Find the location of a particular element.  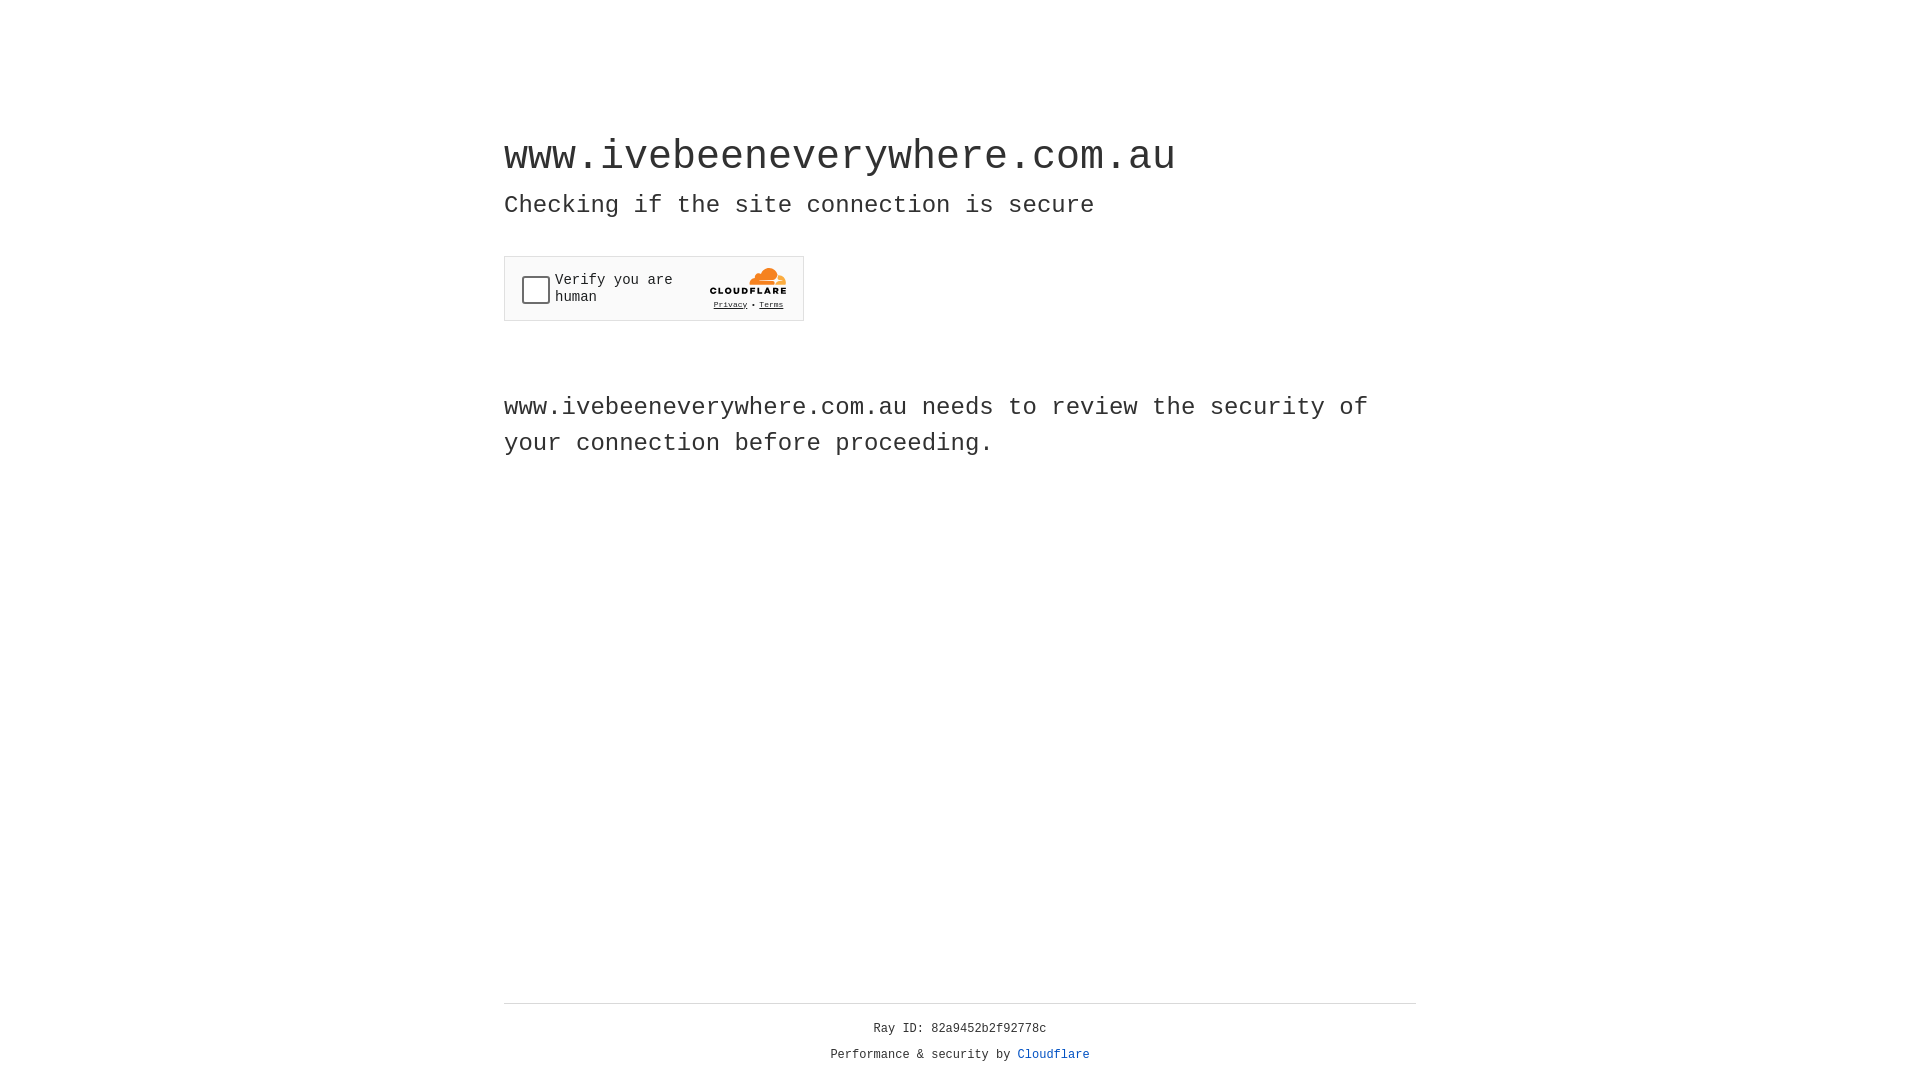

'Widget containing a Cloudflare security challenge' is located at coordinates (653, 288).